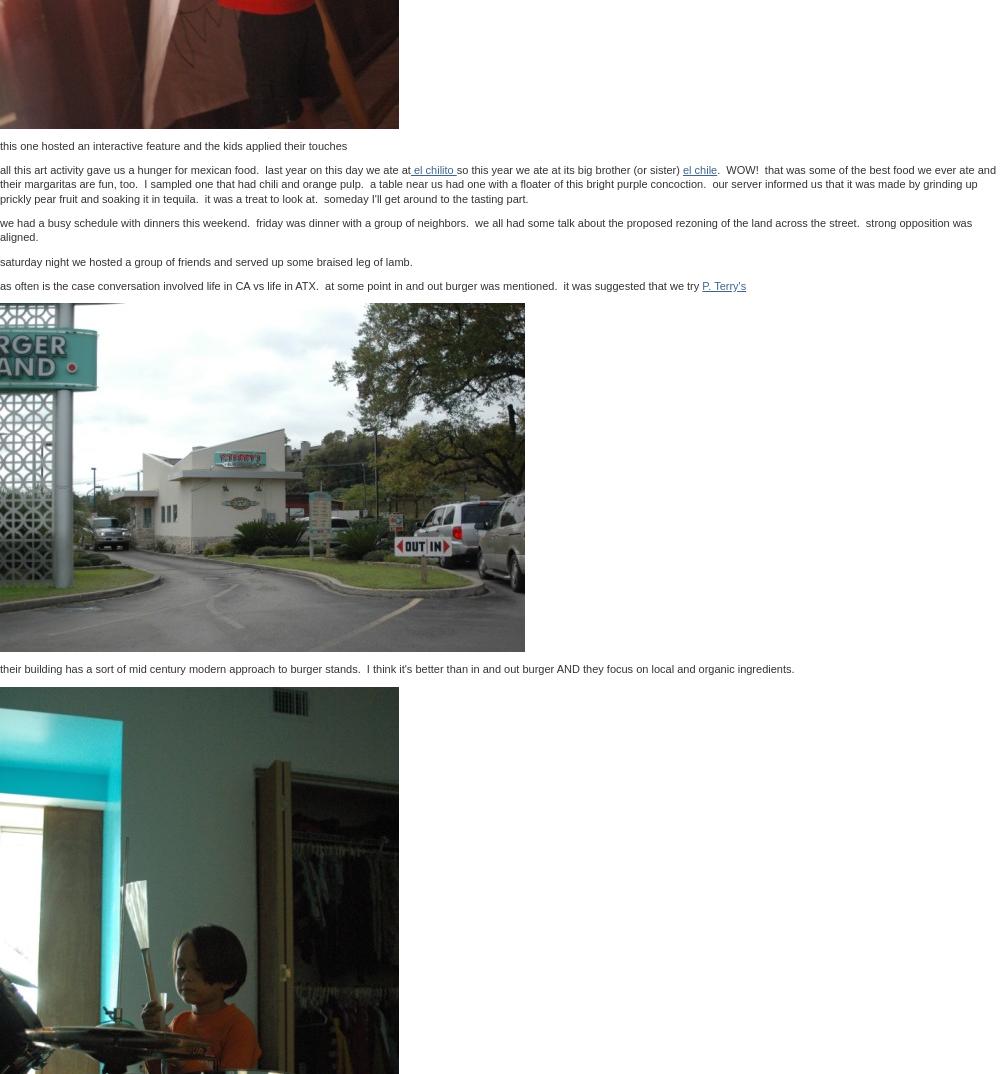 The width and height of the screenshot is (1000, 1074). Describe the element at coordinates (0, 667) in the screenshot. I see `'their building has a sort of mid century modern approach to burger stands.  I think it's better than in and out burger AND they focus on local and organic ingredients.'` at that location.